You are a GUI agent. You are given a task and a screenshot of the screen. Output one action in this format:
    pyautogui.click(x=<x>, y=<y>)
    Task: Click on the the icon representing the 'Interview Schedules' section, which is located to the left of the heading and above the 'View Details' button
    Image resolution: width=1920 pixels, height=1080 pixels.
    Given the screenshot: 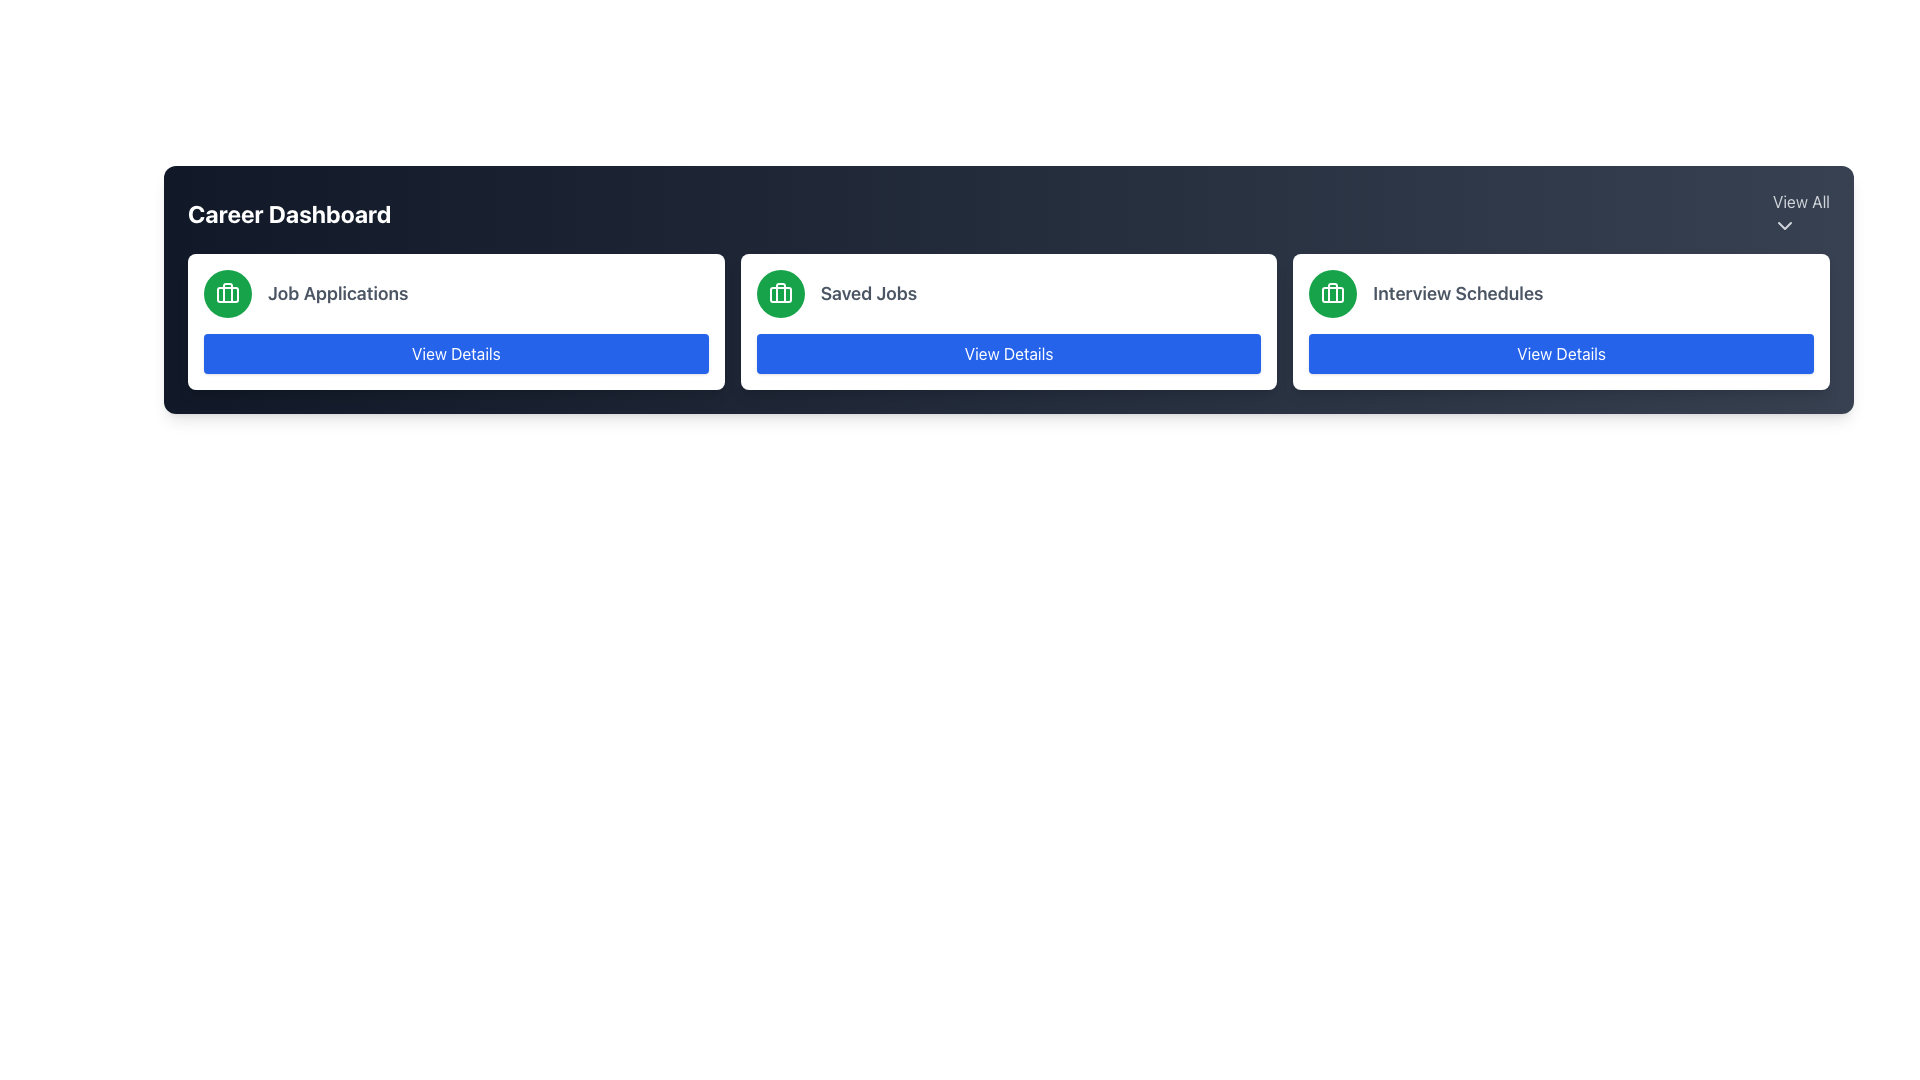 What is the action you would take?
    pyautogui.click(x=1333, y=293)
    